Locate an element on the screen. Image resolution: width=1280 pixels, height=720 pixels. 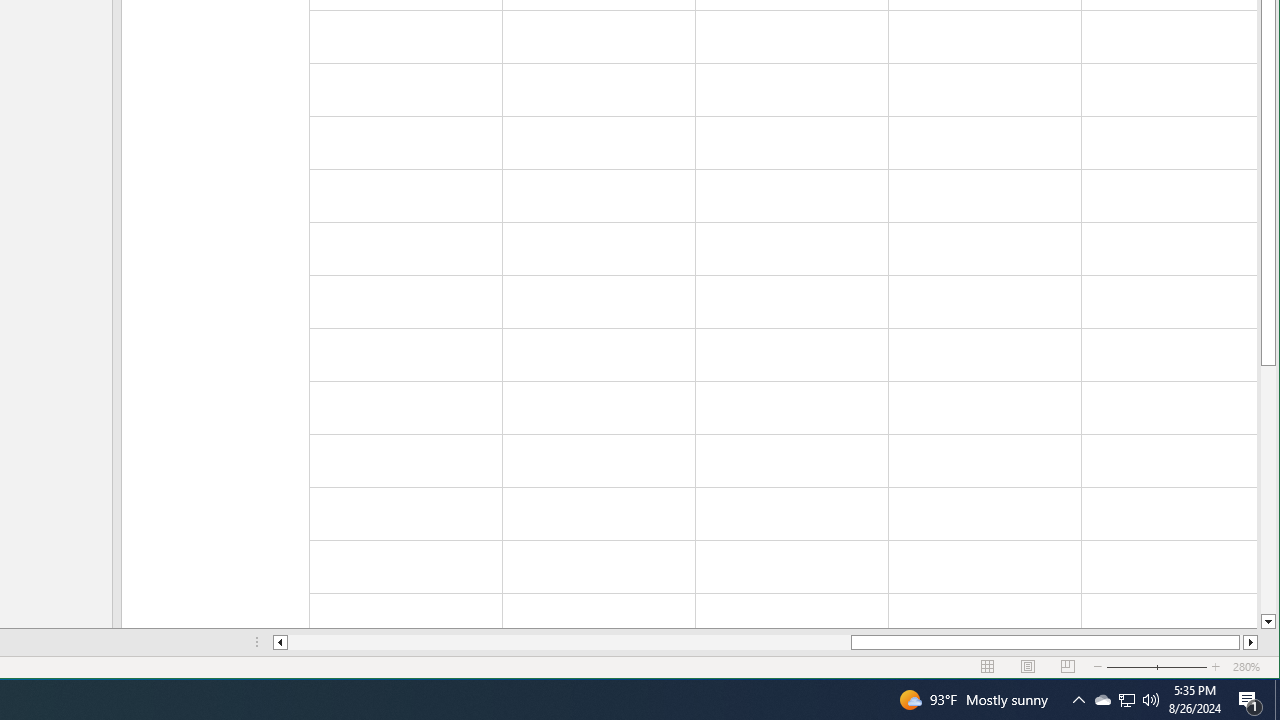
'Zoom Out' is located at coordinates (1101, 698).